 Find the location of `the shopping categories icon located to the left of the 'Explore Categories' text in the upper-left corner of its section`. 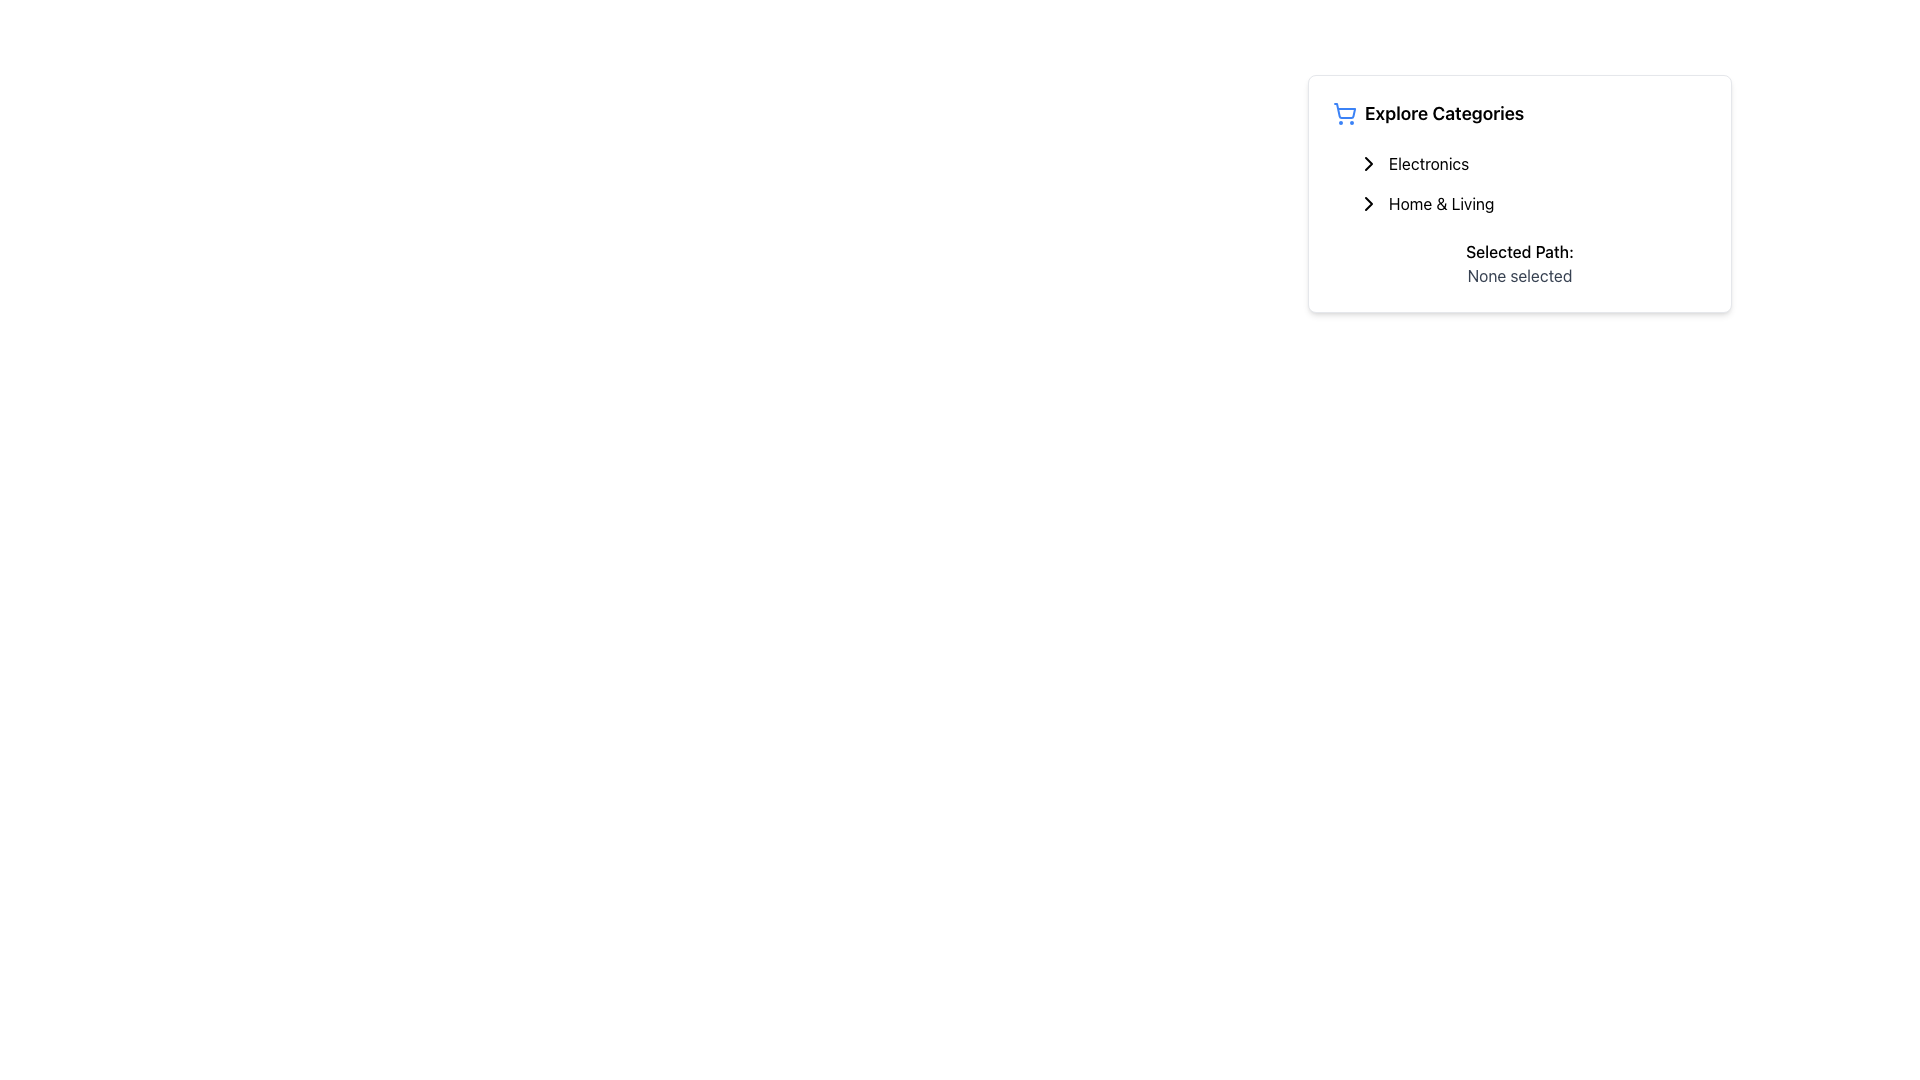

the shopping categories icon located to the left of the 'Explore Categories' text in the upper-left corner of its section is located at coordinates (1344, 114).